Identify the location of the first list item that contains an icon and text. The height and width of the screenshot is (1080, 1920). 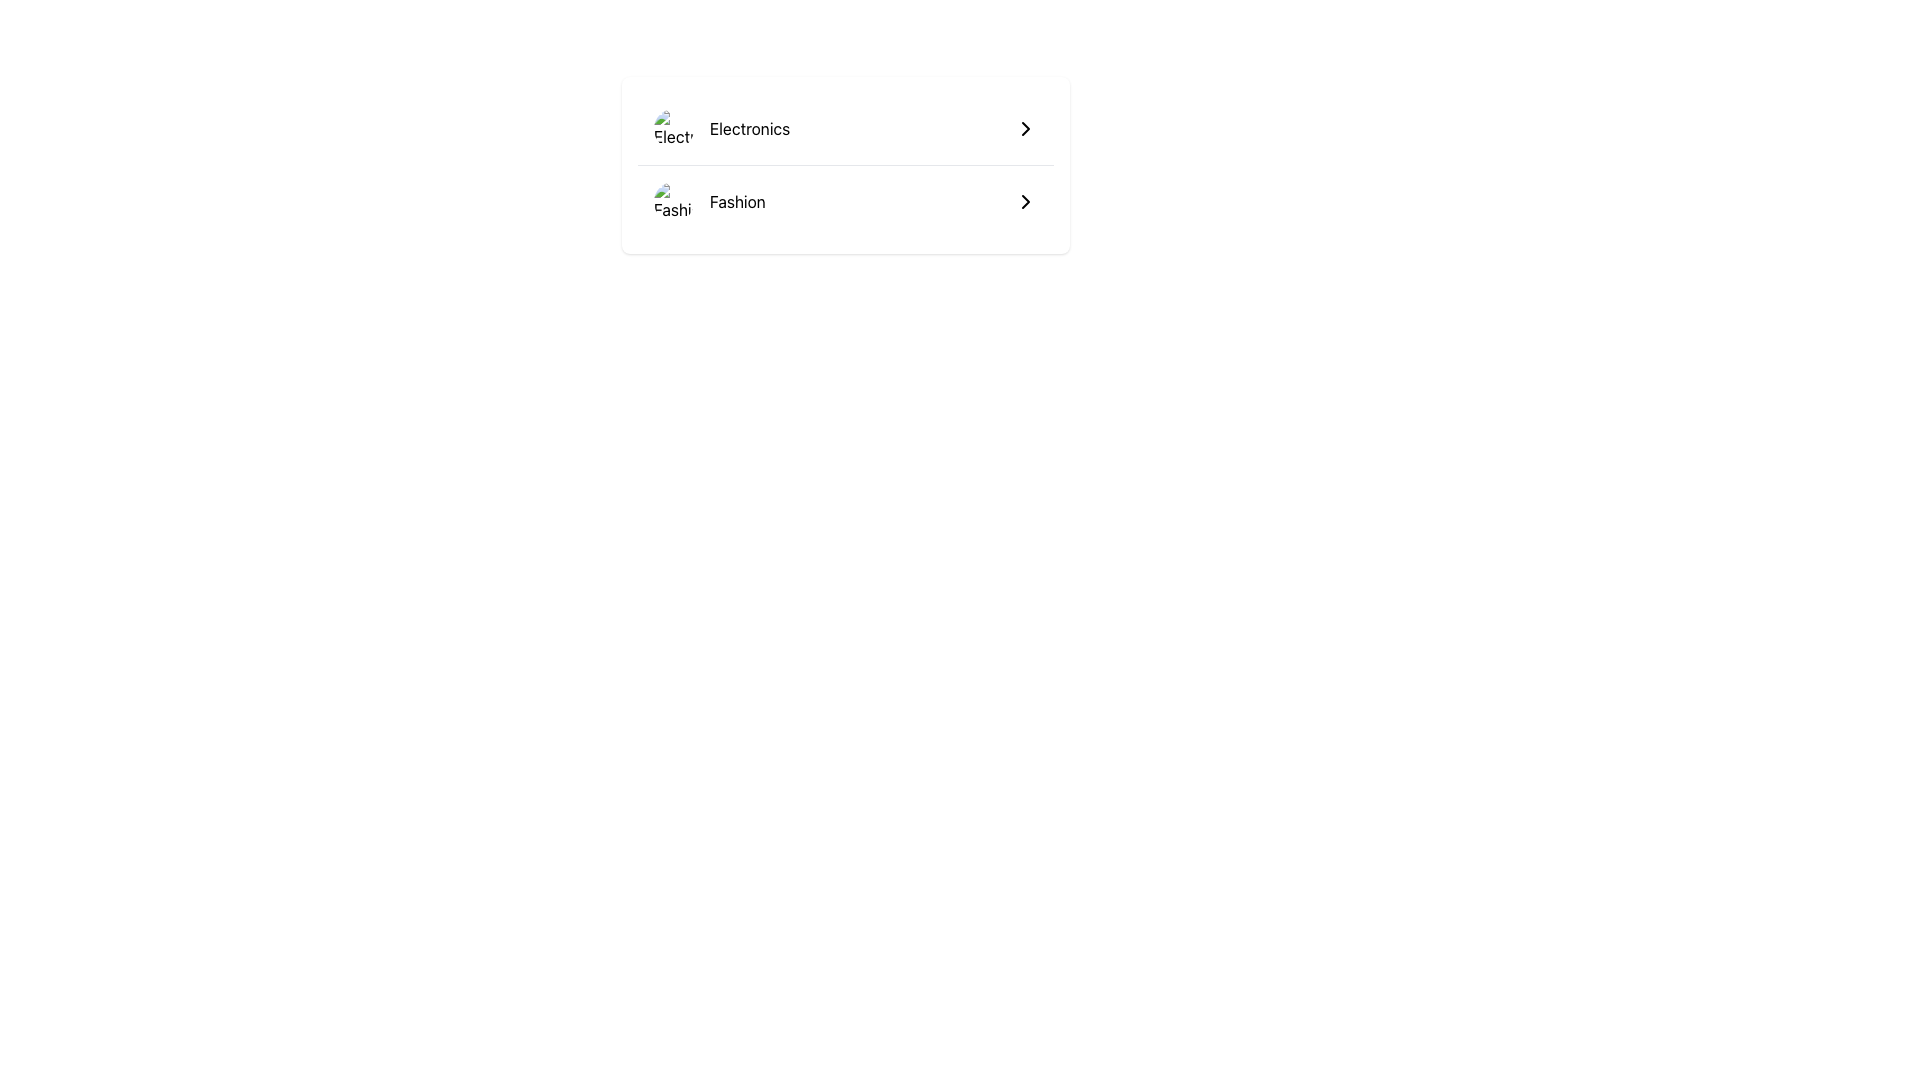
(720, 128).